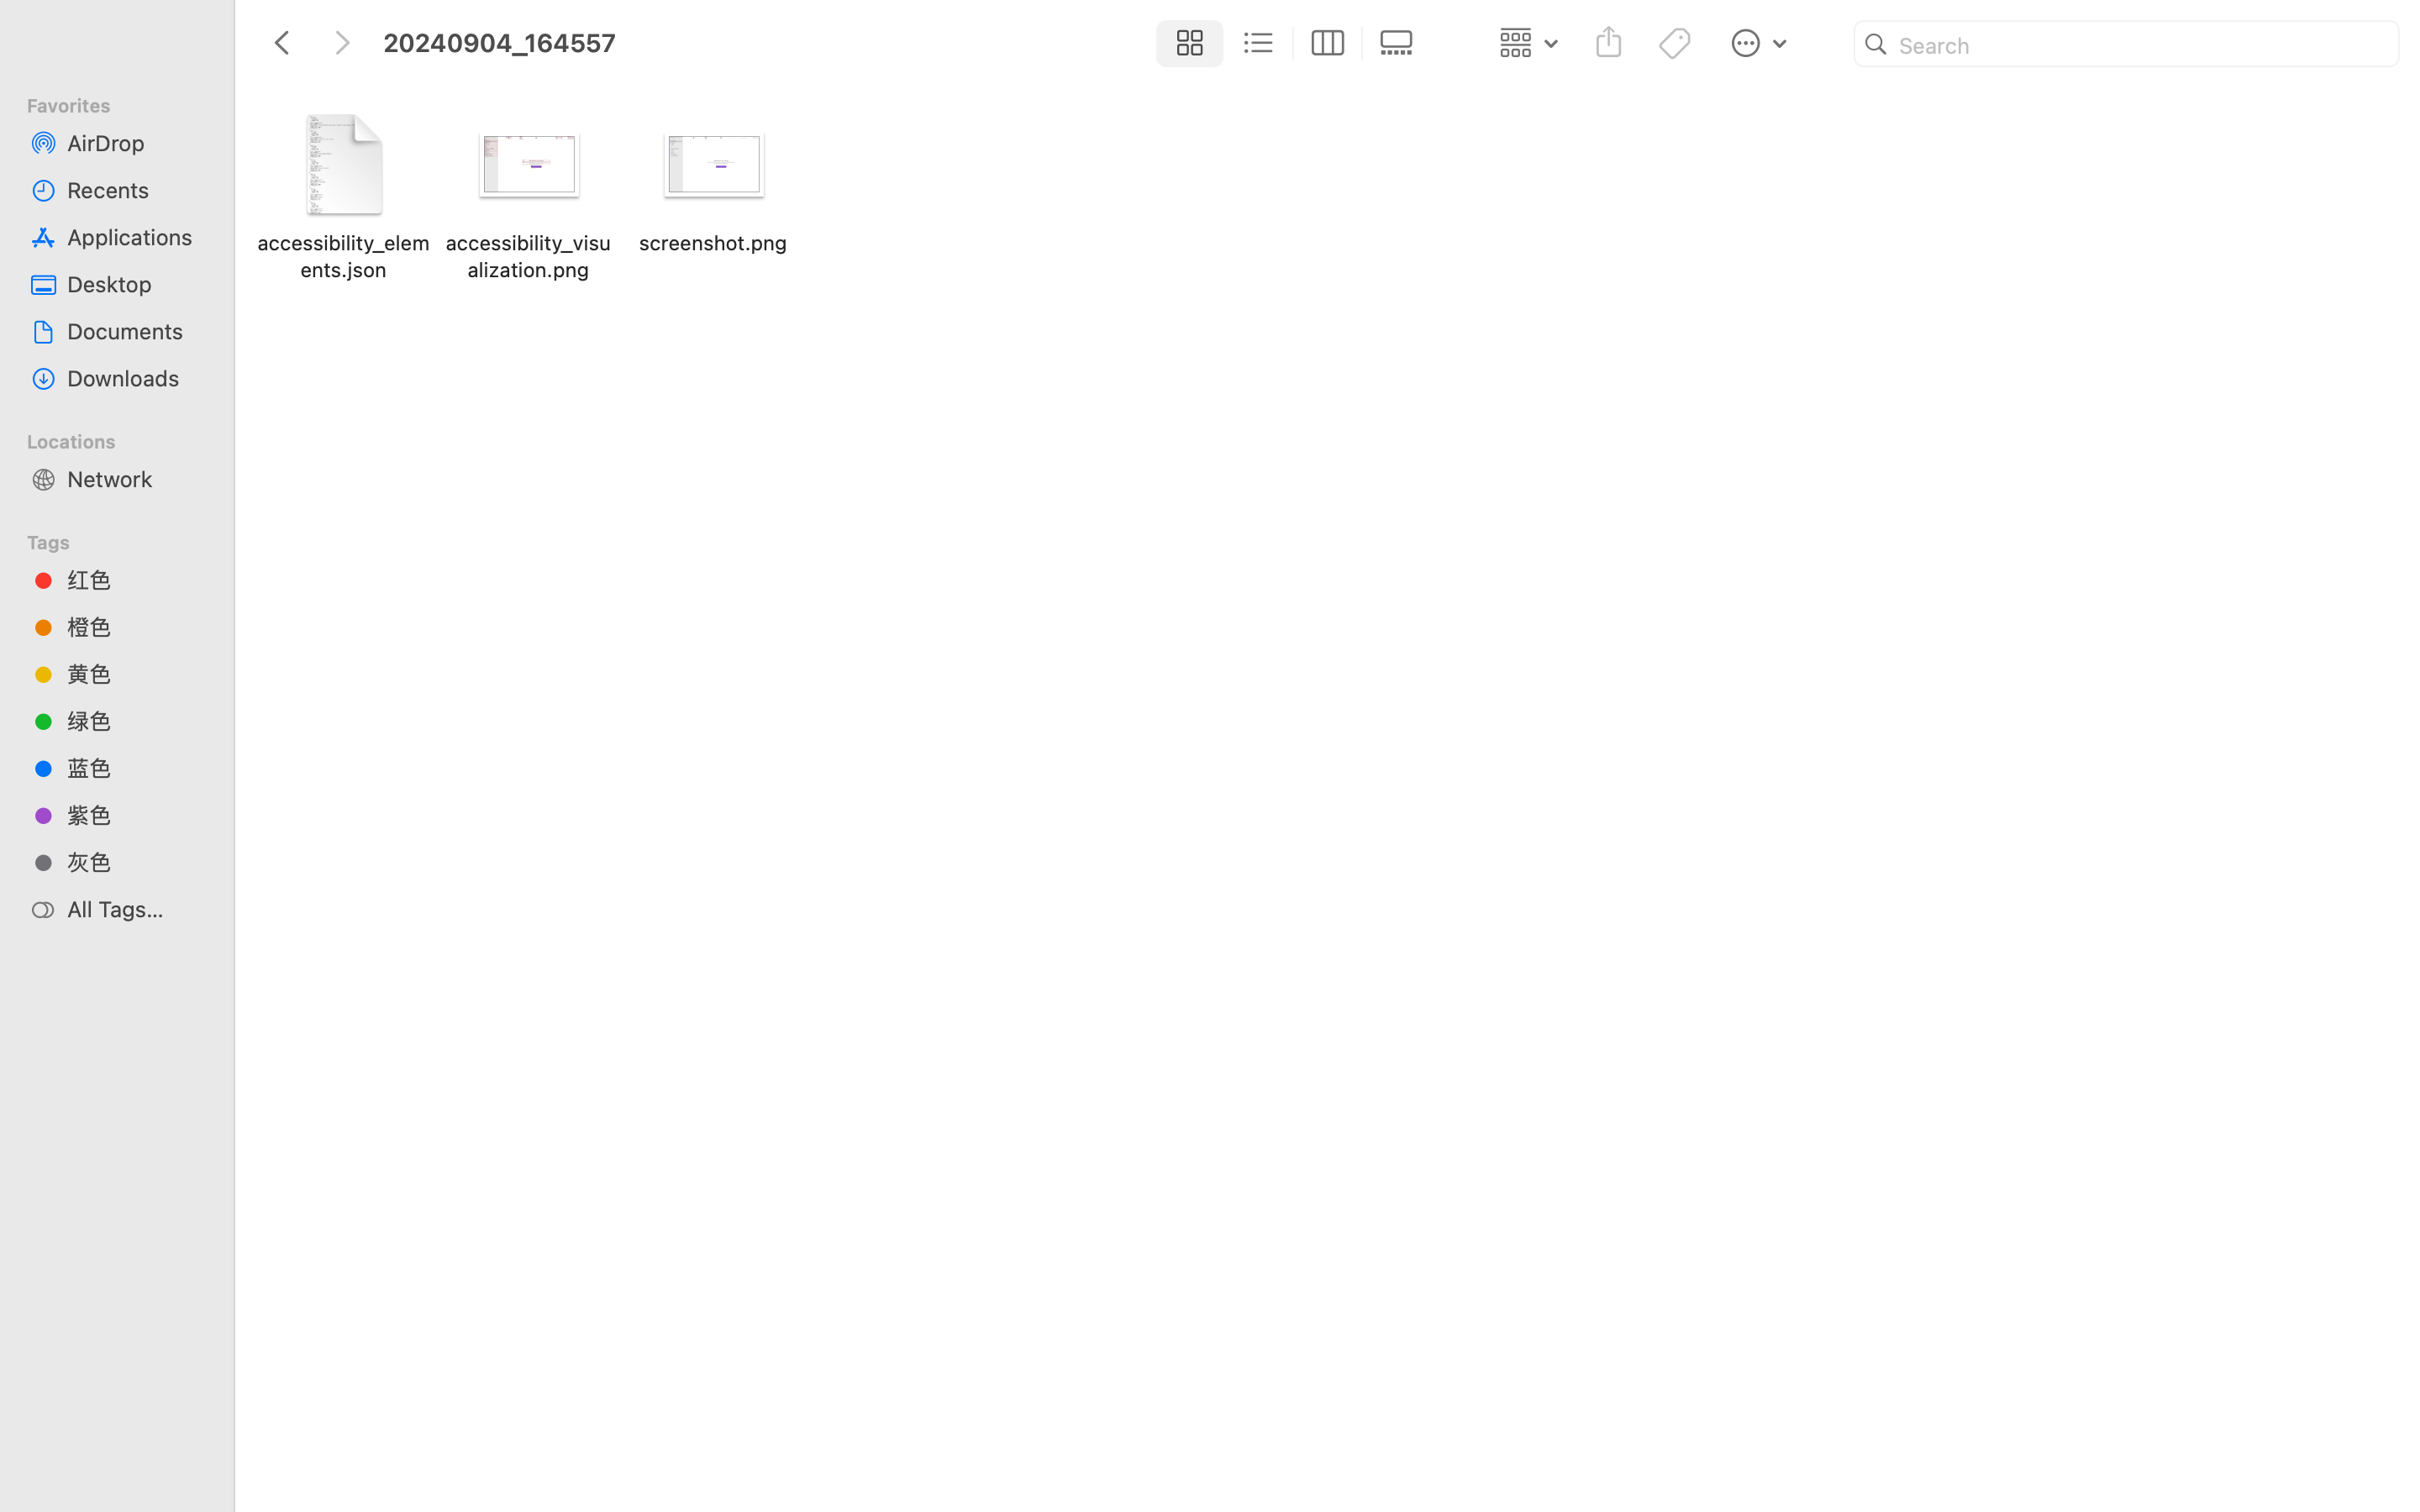 The height and width of the screenshot is (1512, 2420). I want to click on 'Documents', so click(134, 331).